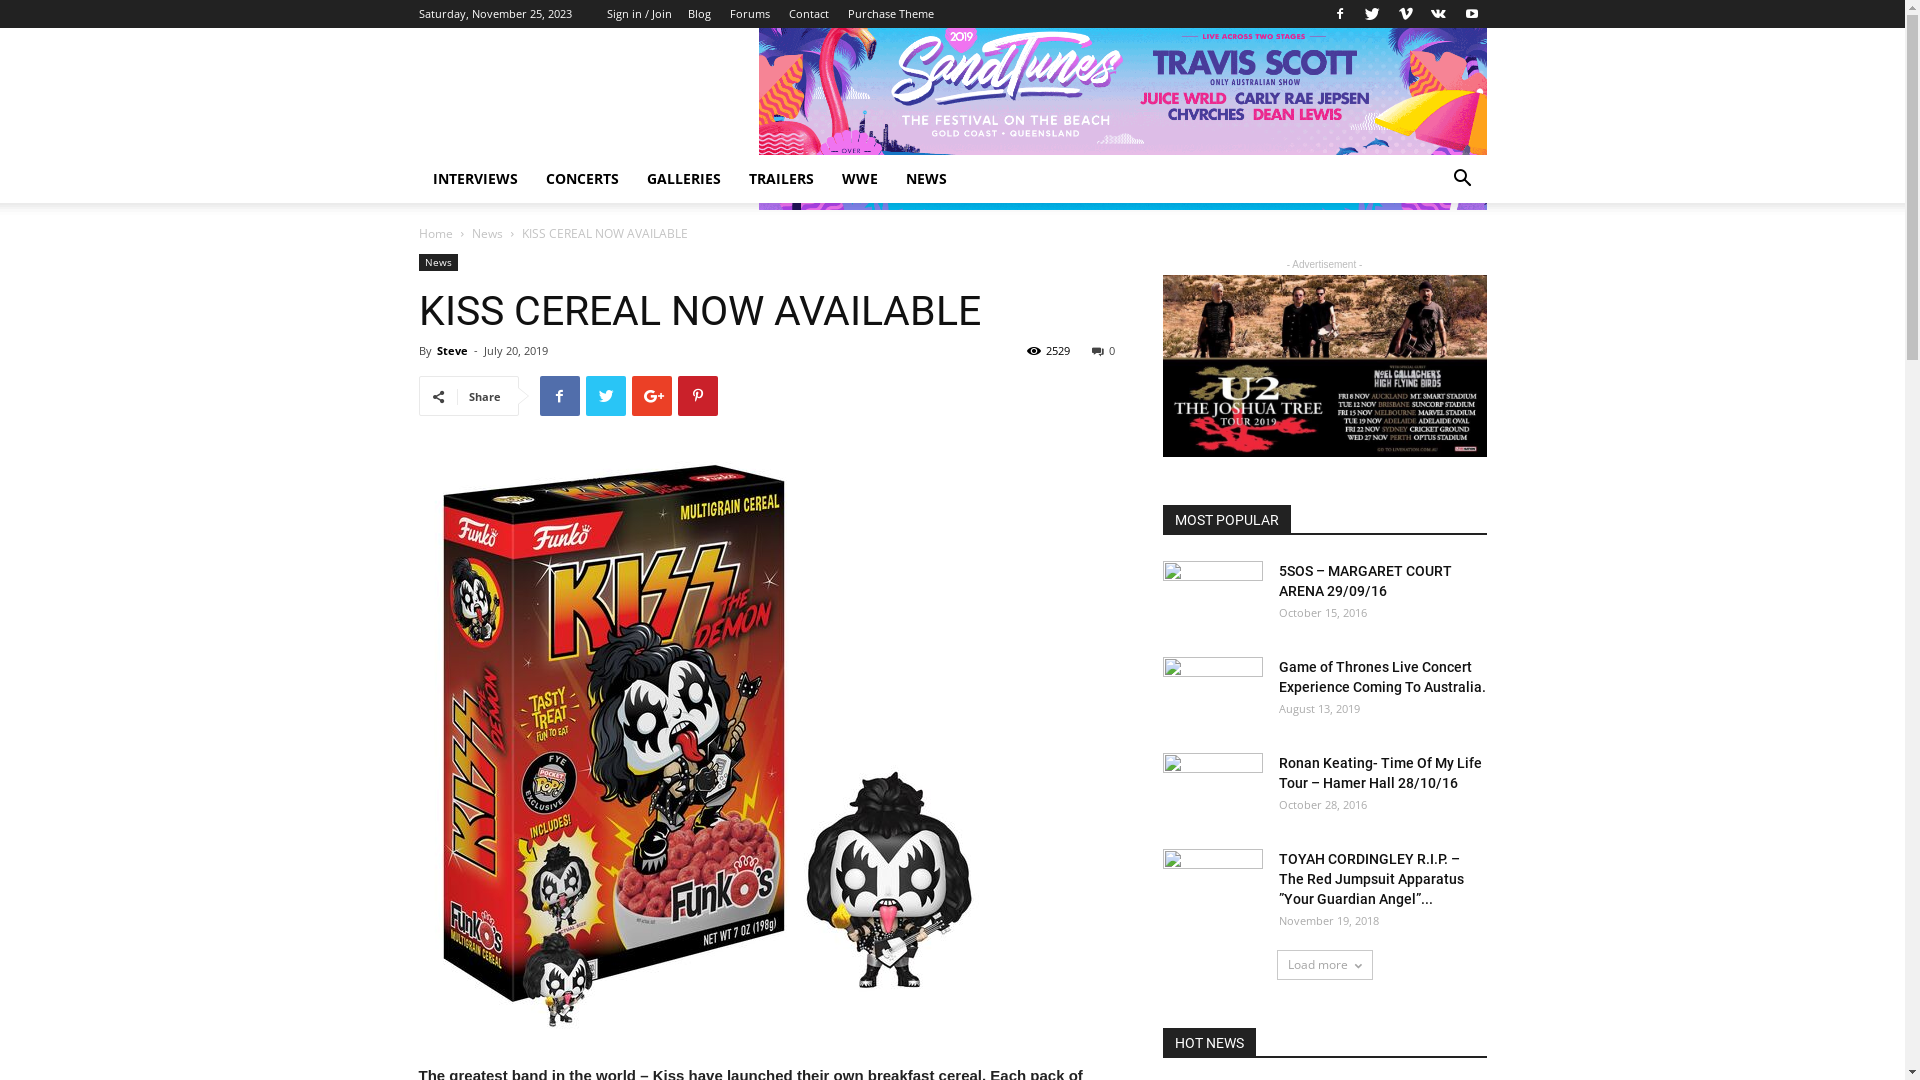 Image resolution: width=1920 pixels, height=1080 pixels. I want to click on 'Purchase Theme', so click(890, 13).